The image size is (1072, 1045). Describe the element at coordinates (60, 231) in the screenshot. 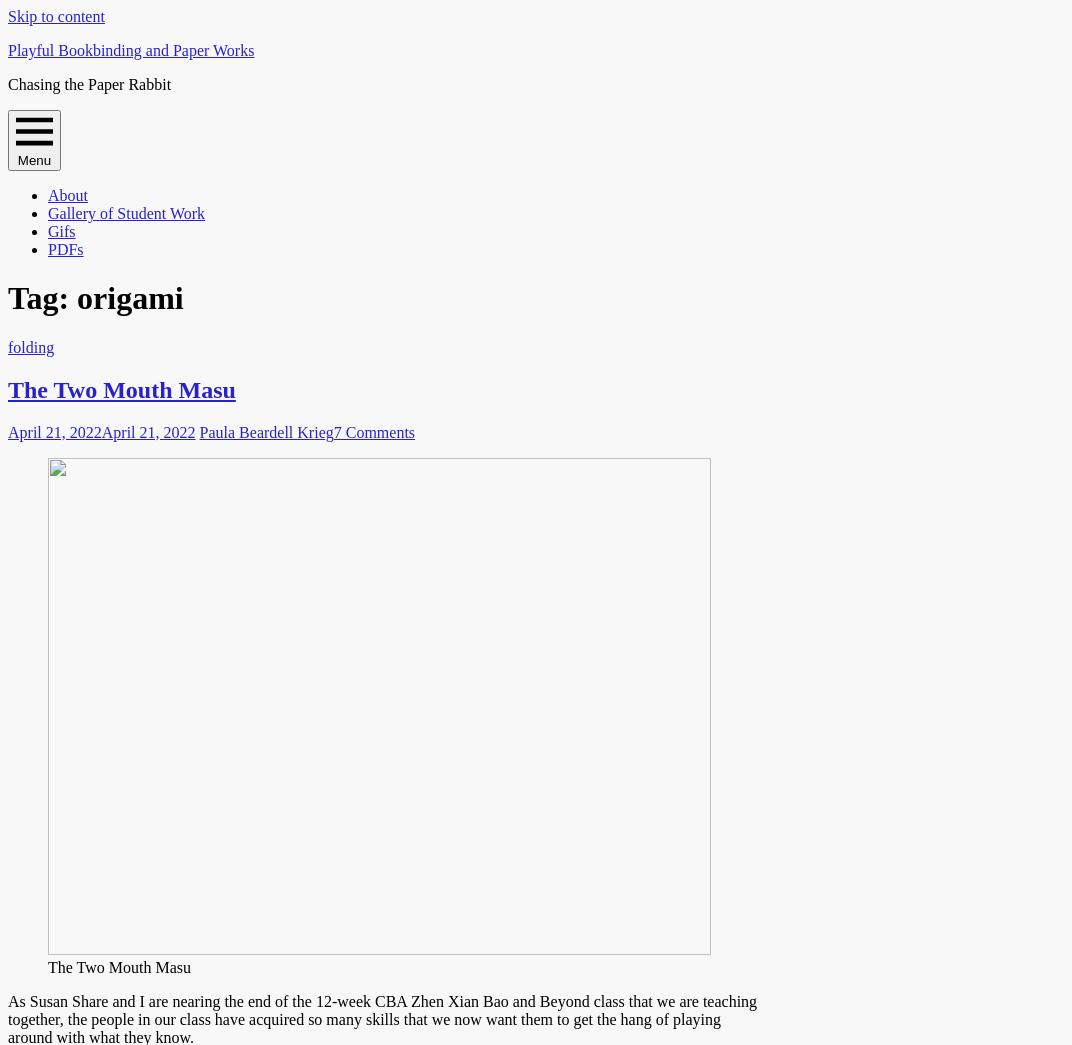

I see `'Gifs'` at that location.